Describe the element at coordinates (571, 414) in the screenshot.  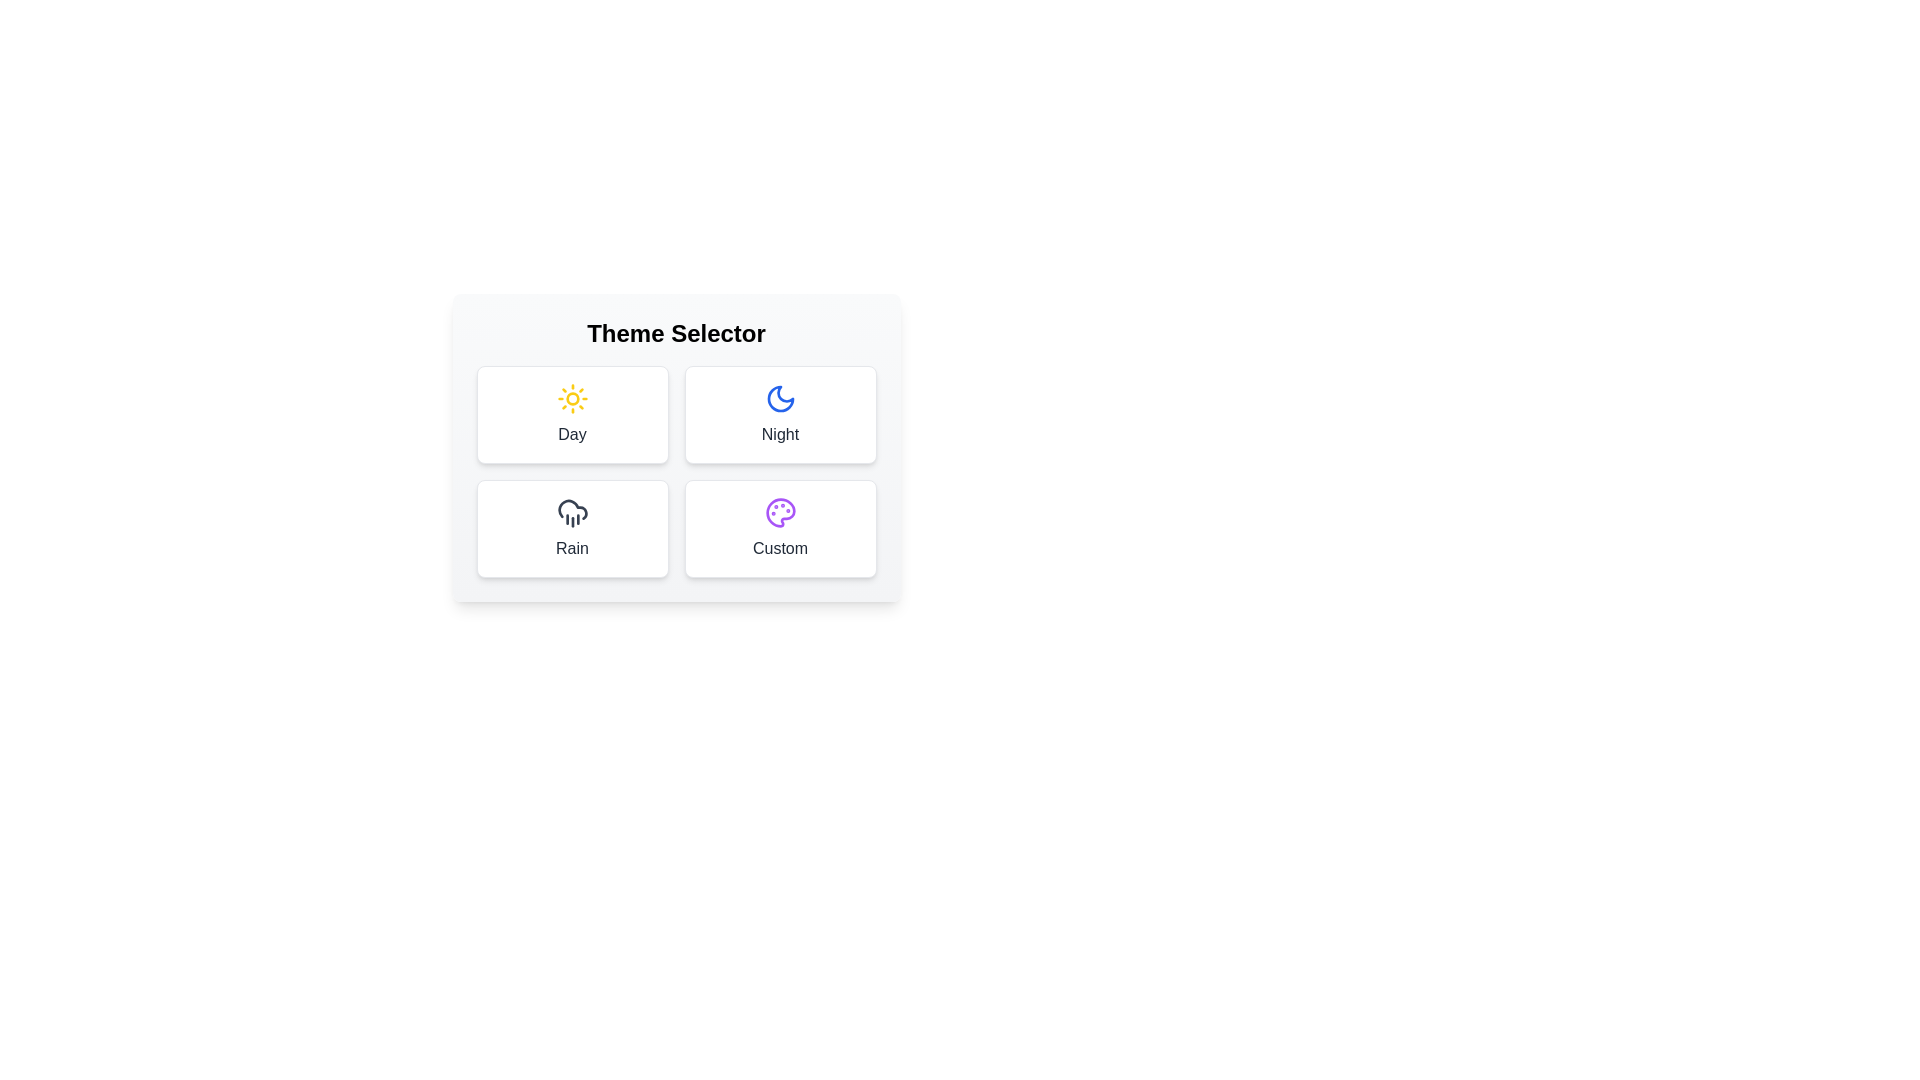
I see `the button corresponding to the Day theme to select it` at that location.